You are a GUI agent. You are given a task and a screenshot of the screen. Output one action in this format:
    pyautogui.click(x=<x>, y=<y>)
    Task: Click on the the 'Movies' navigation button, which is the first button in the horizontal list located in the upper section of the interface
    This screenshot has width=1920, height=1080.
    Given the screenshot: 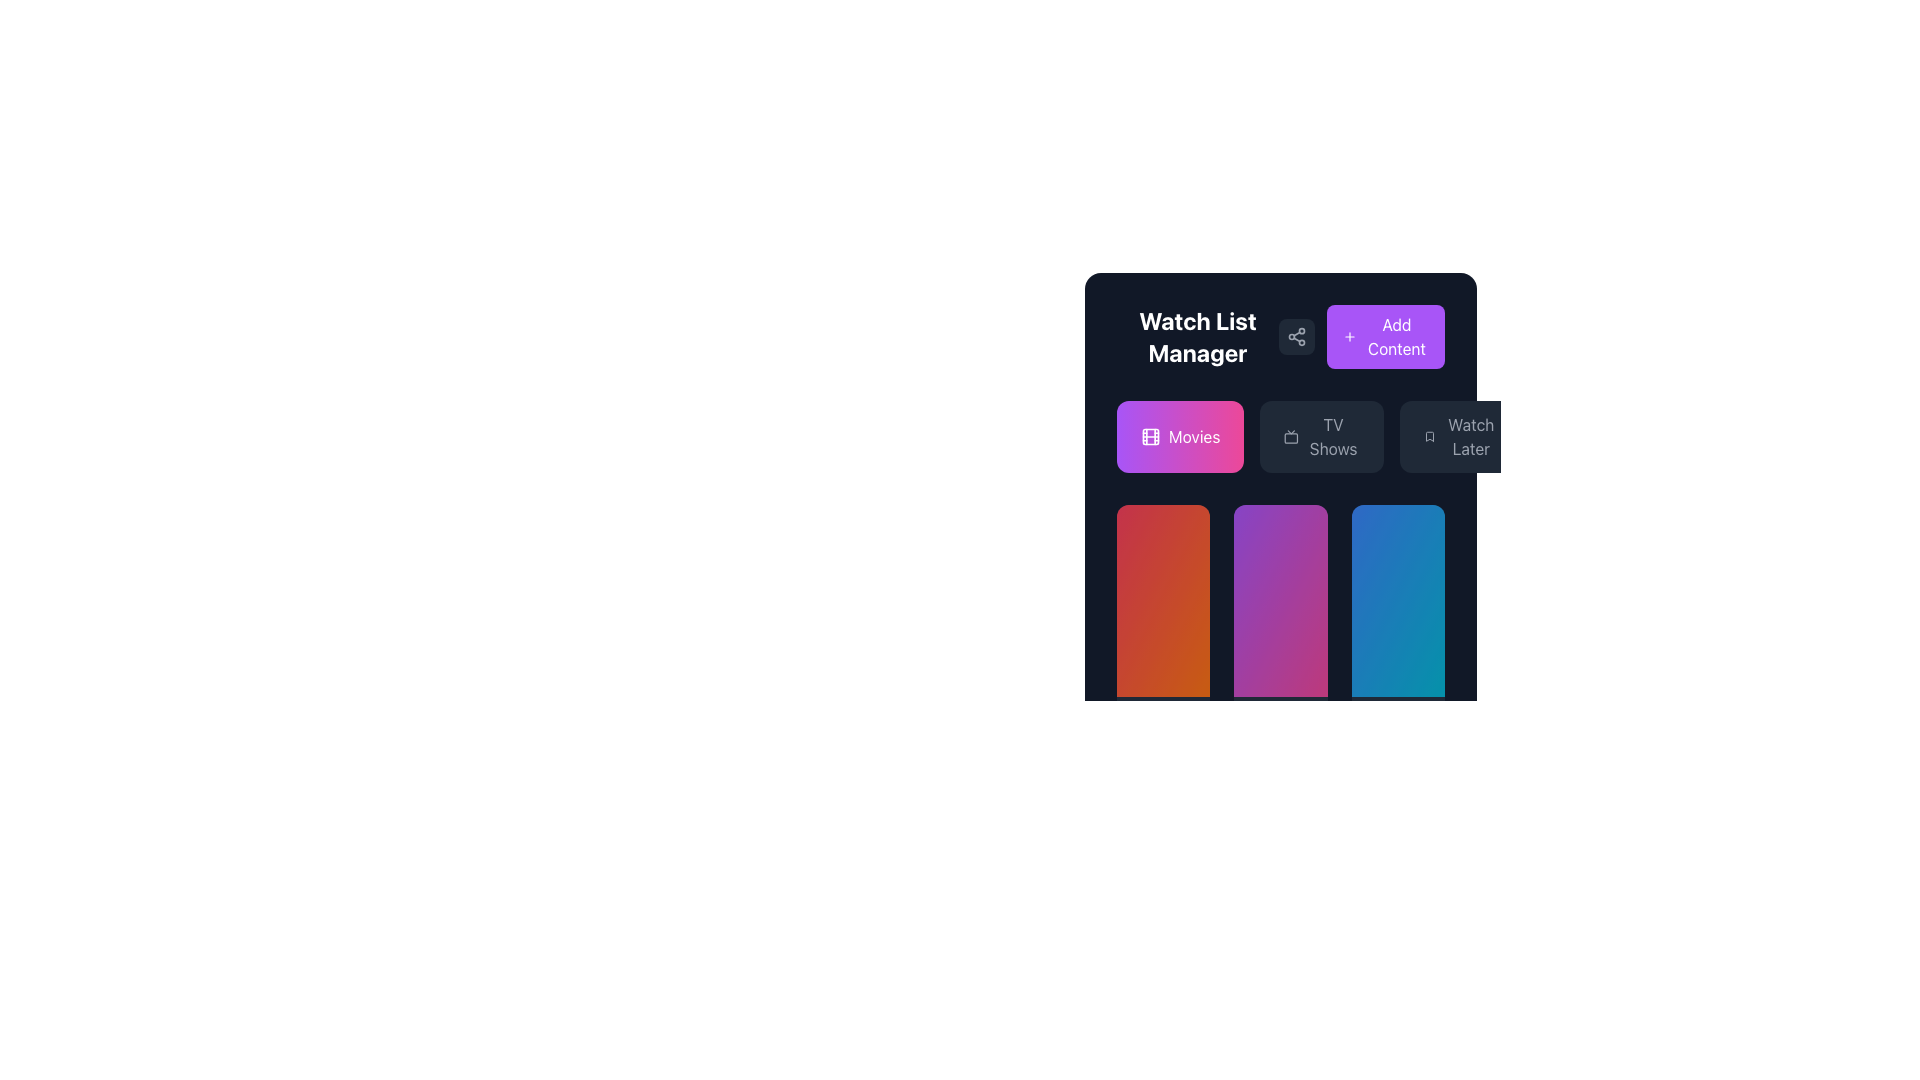 What is the action you would take?
    pyautogui.click(x=1180, y=435)
    